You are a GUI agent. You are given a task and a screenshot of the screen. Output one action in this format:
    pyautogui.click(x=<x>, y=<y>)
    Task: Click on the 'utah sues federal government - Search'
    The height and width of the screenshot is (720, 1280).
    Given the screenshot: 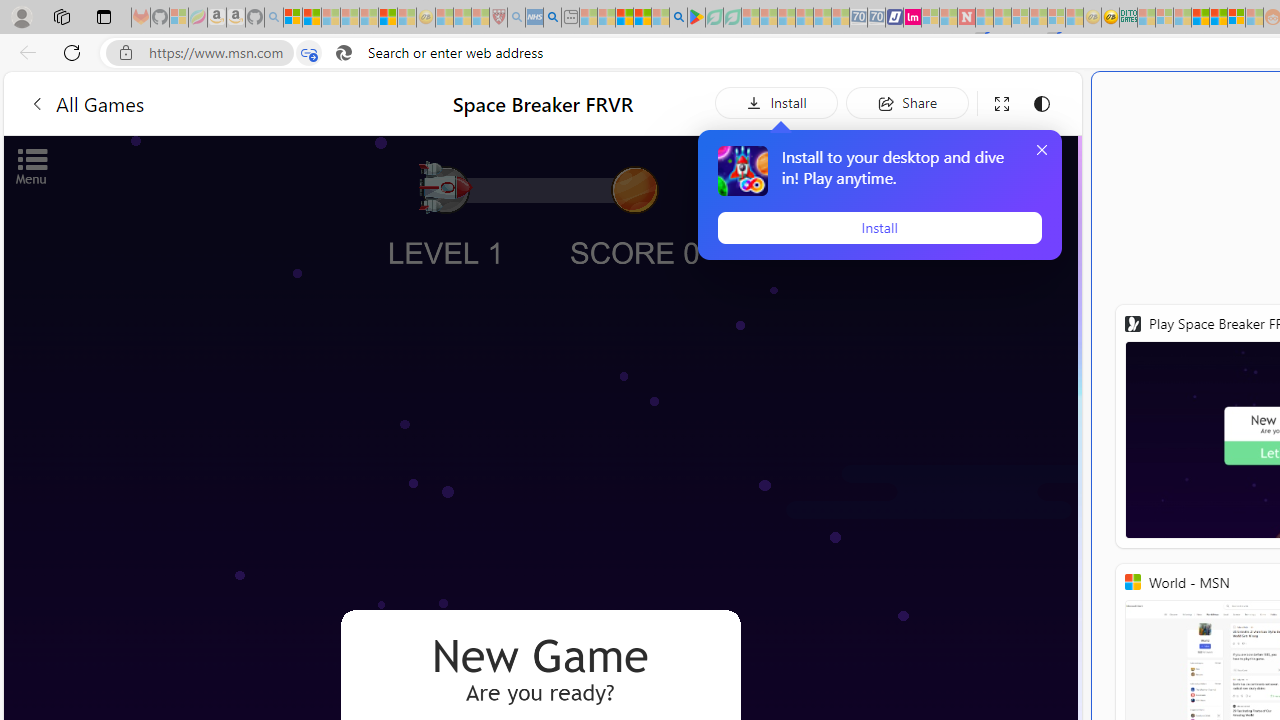 What is the action you would take?
    pyautogui.click(x=552, y=17)
    